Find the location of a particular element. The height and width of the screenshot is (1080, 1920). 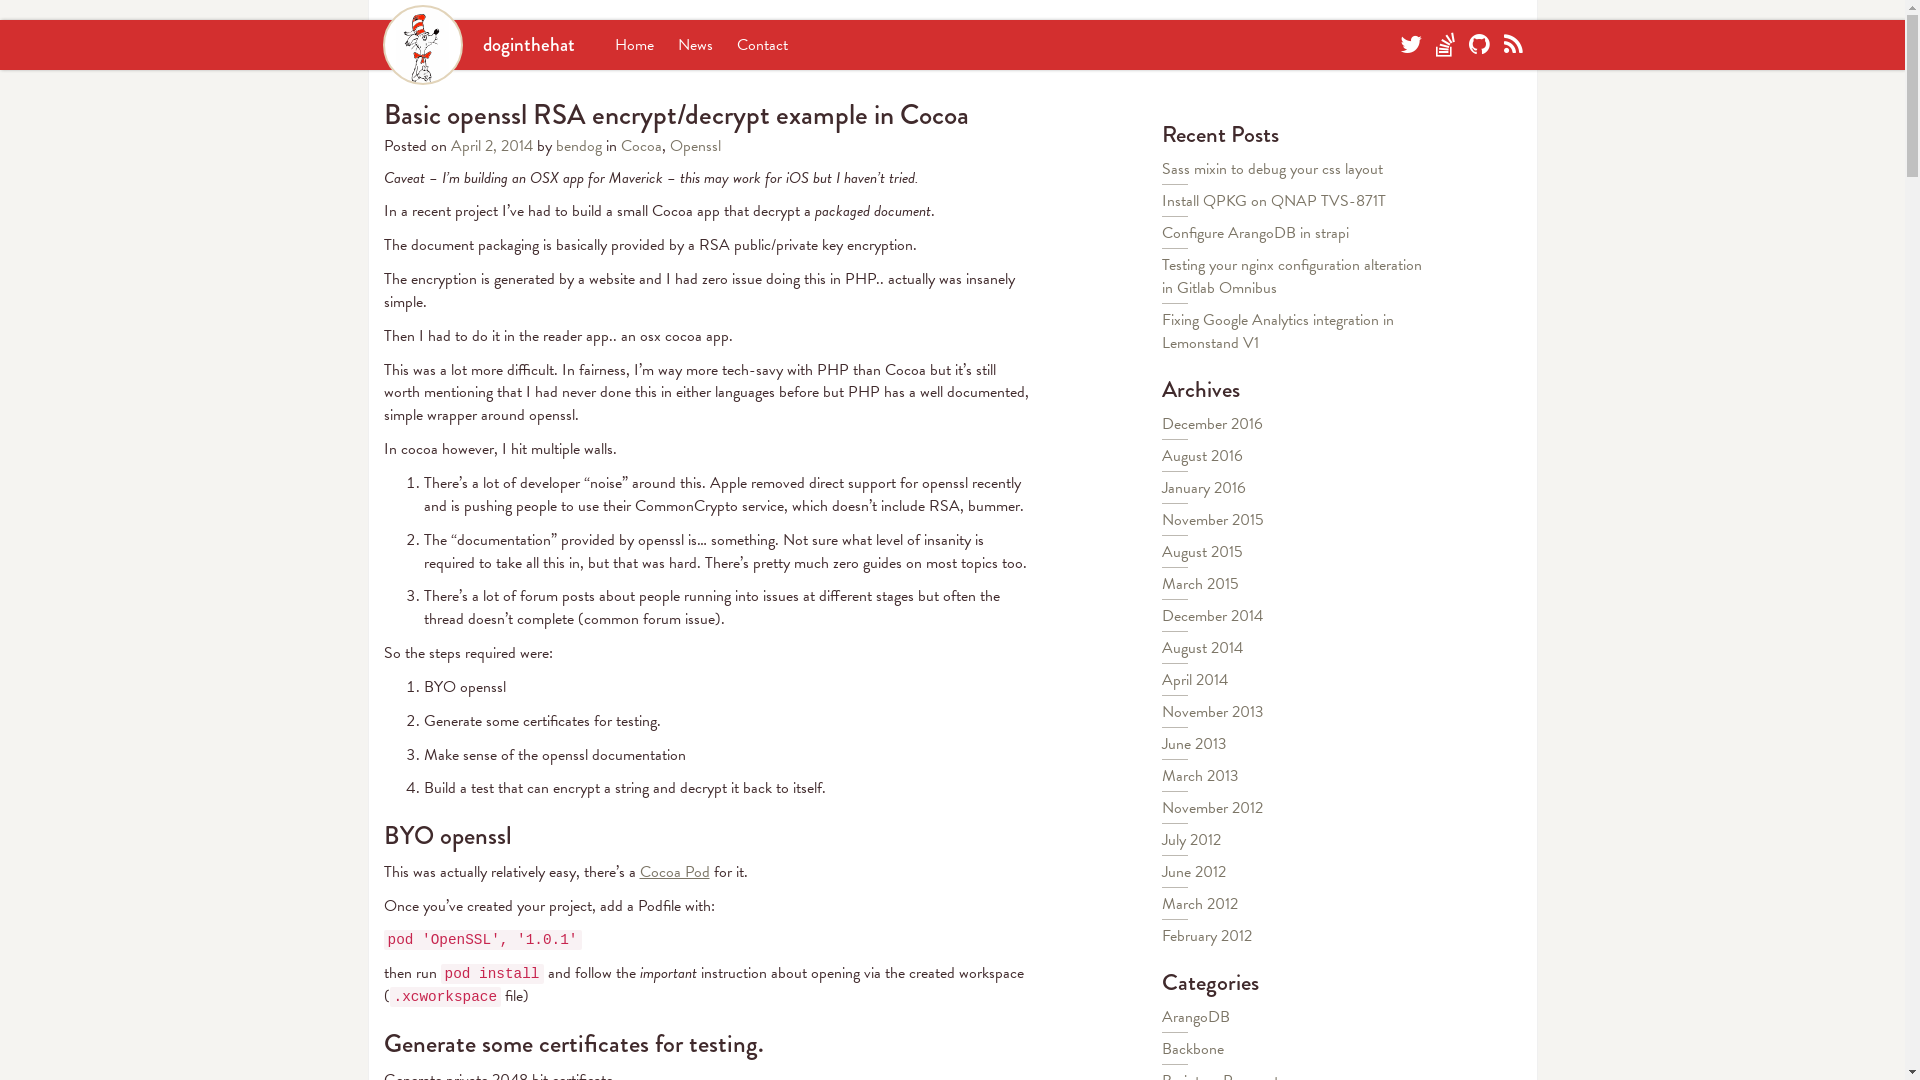

'July 2012' is located at coordinates (1191, 840).